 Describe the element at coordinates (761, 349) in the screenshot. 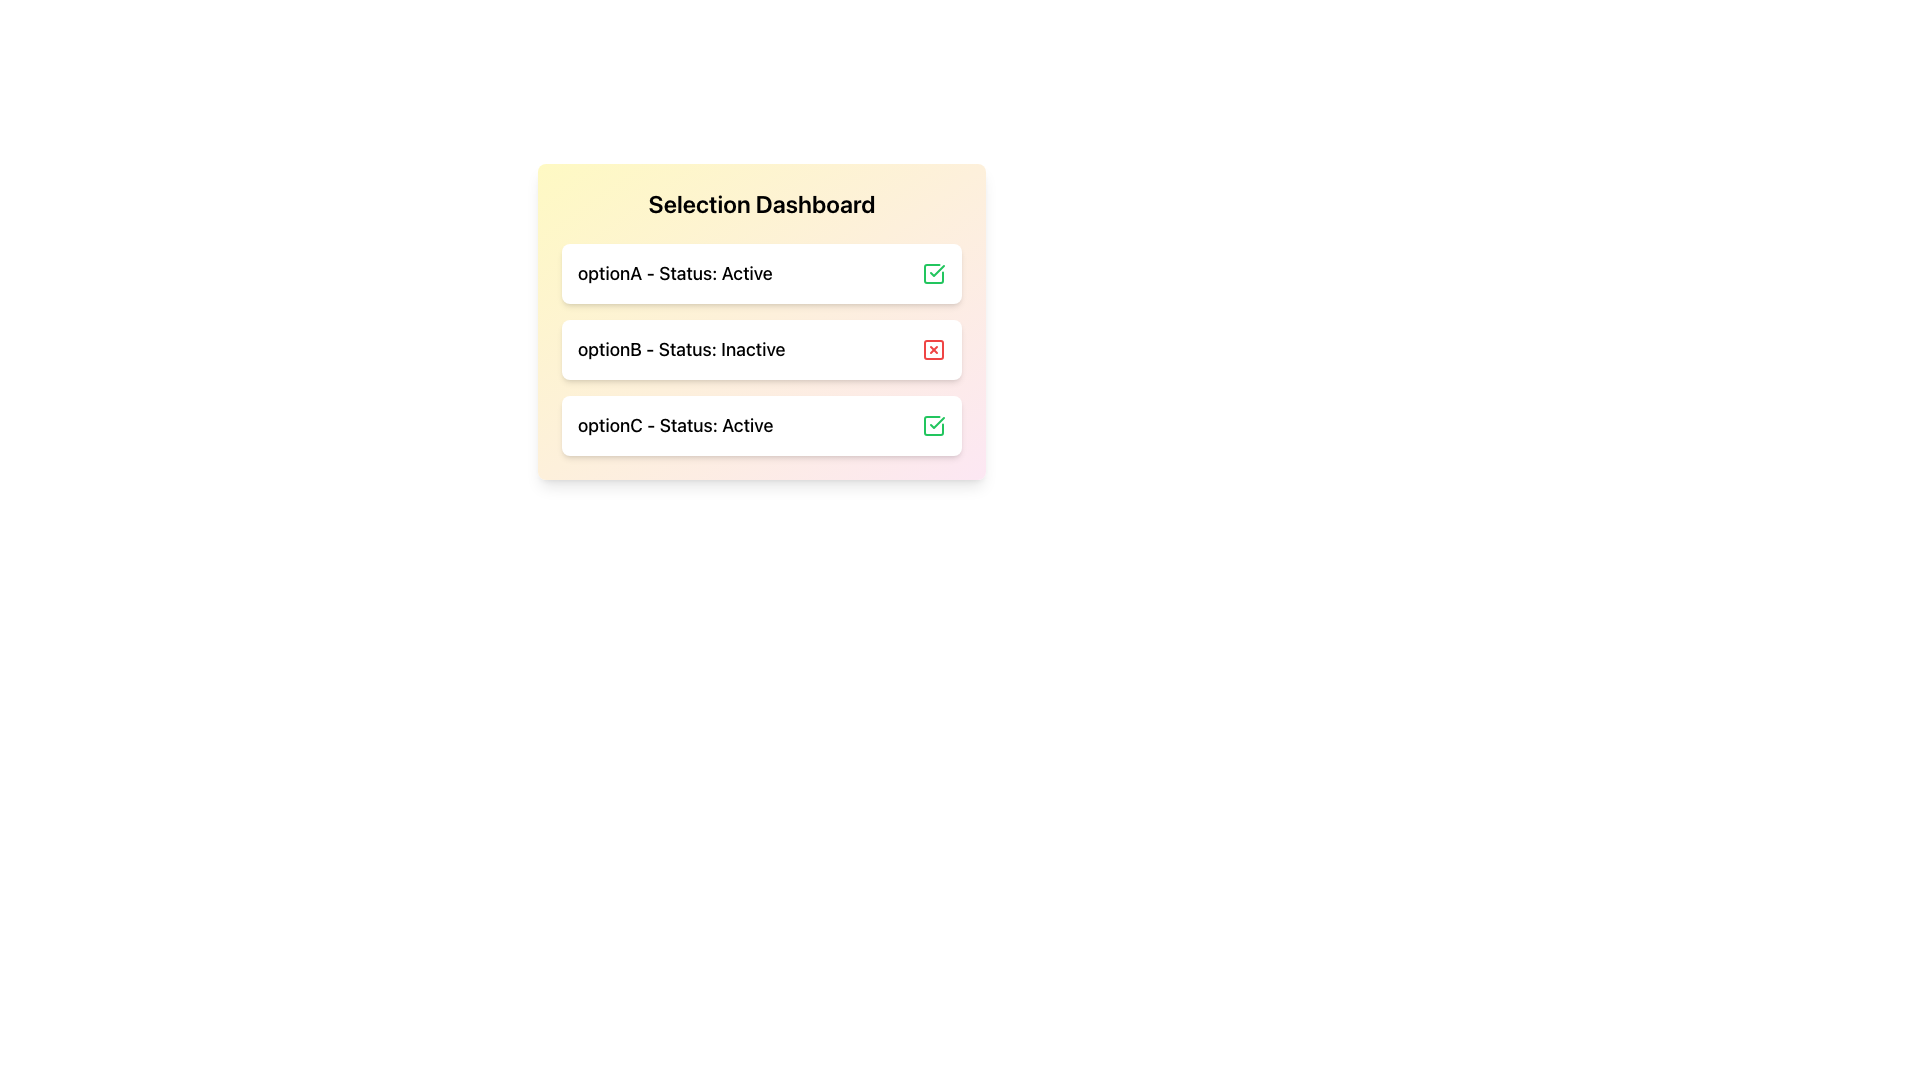

I see `the selection item labeled 'optionB' with status 'Inactive' to change its background. This element is the second item in a vertical list of three options` at that location.